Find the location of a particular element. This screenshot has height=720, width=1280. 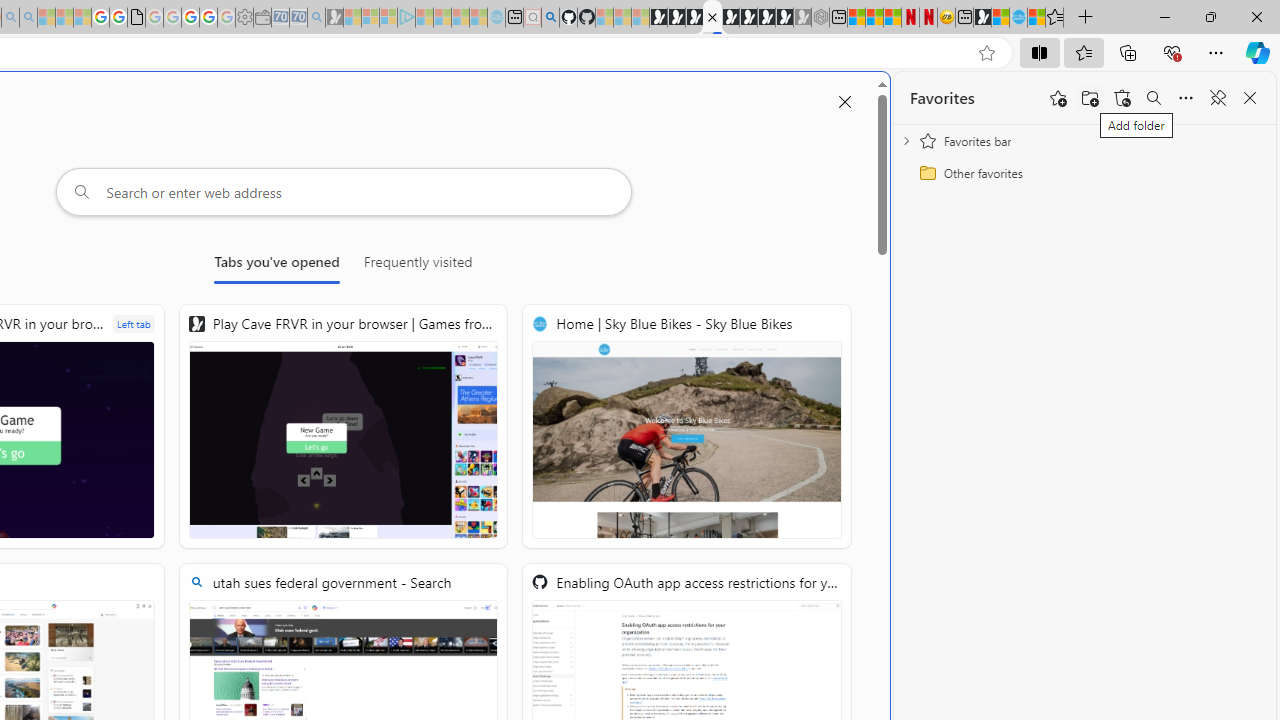

'github - Search' is located at coordinates (550, 17).